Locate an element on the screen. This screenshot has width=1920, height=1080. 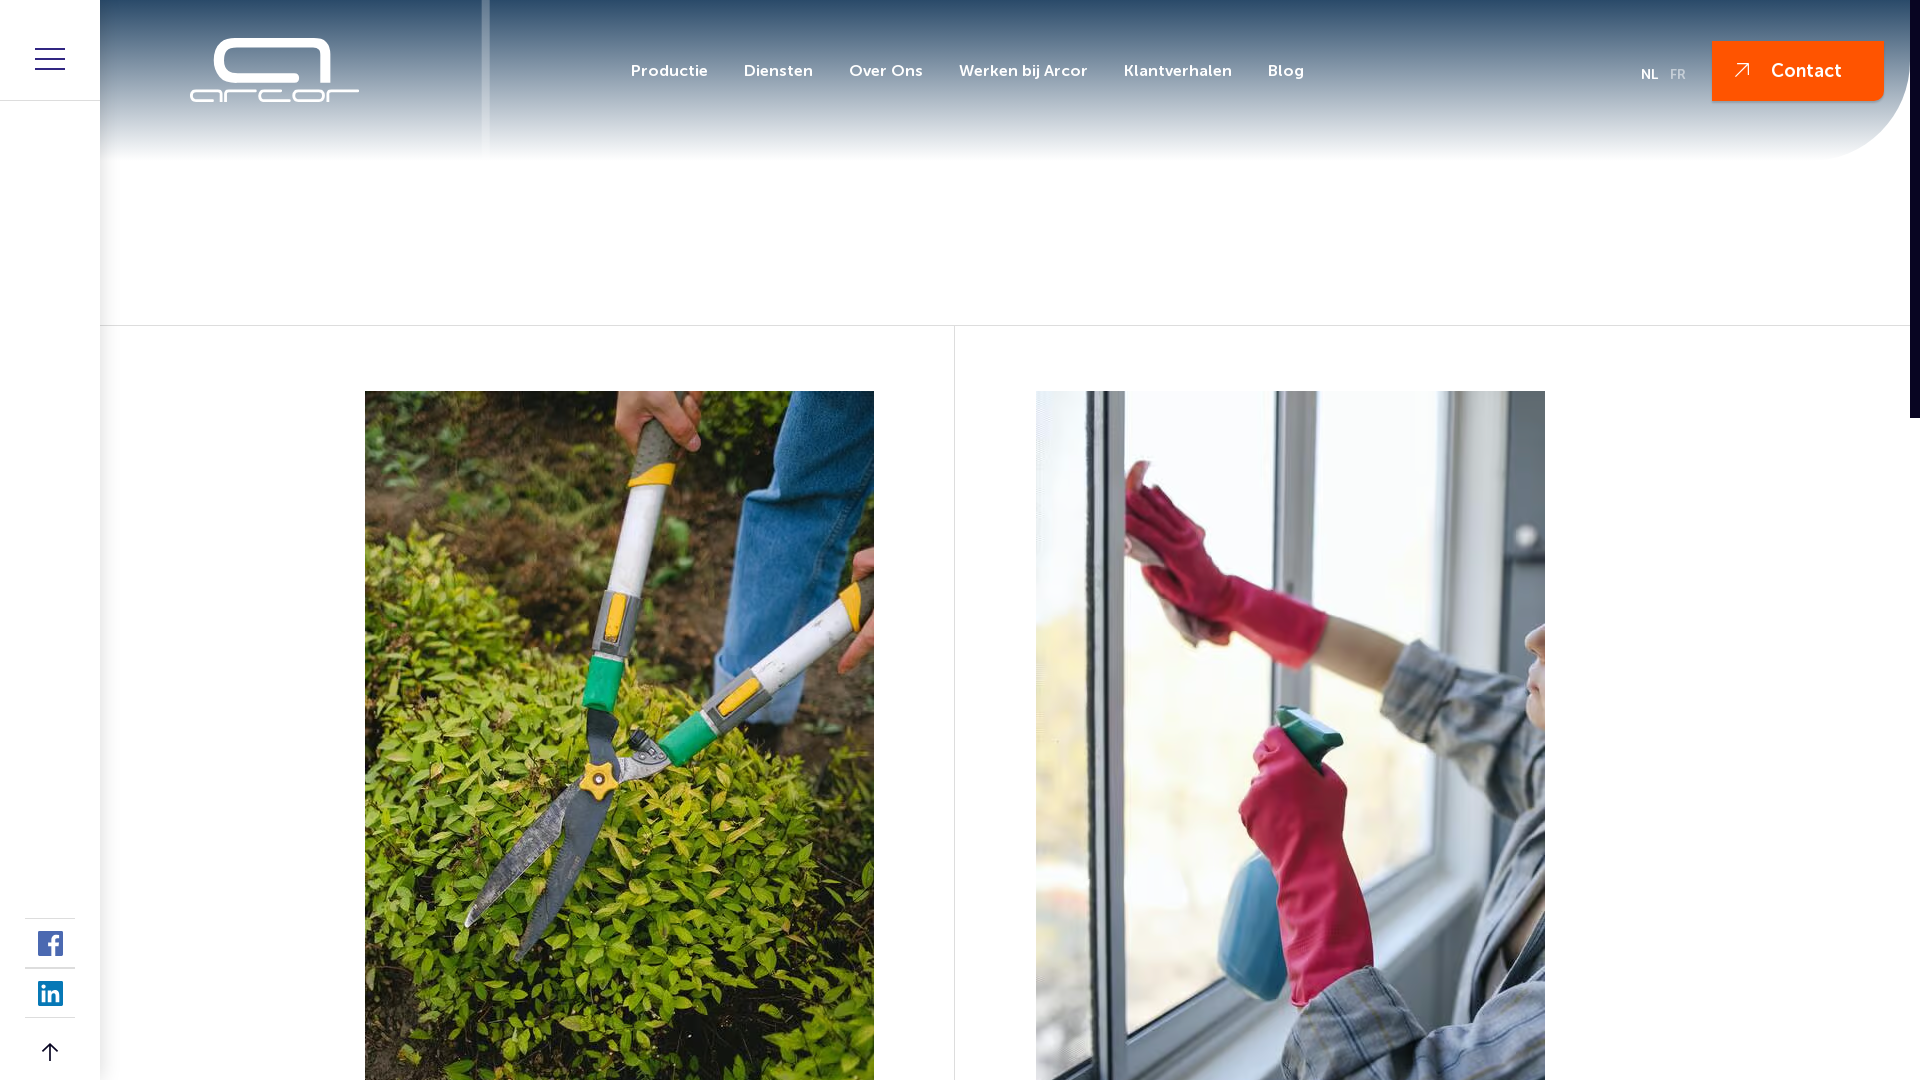
'Klantverhalen' is located at coordinates (1177, 69).